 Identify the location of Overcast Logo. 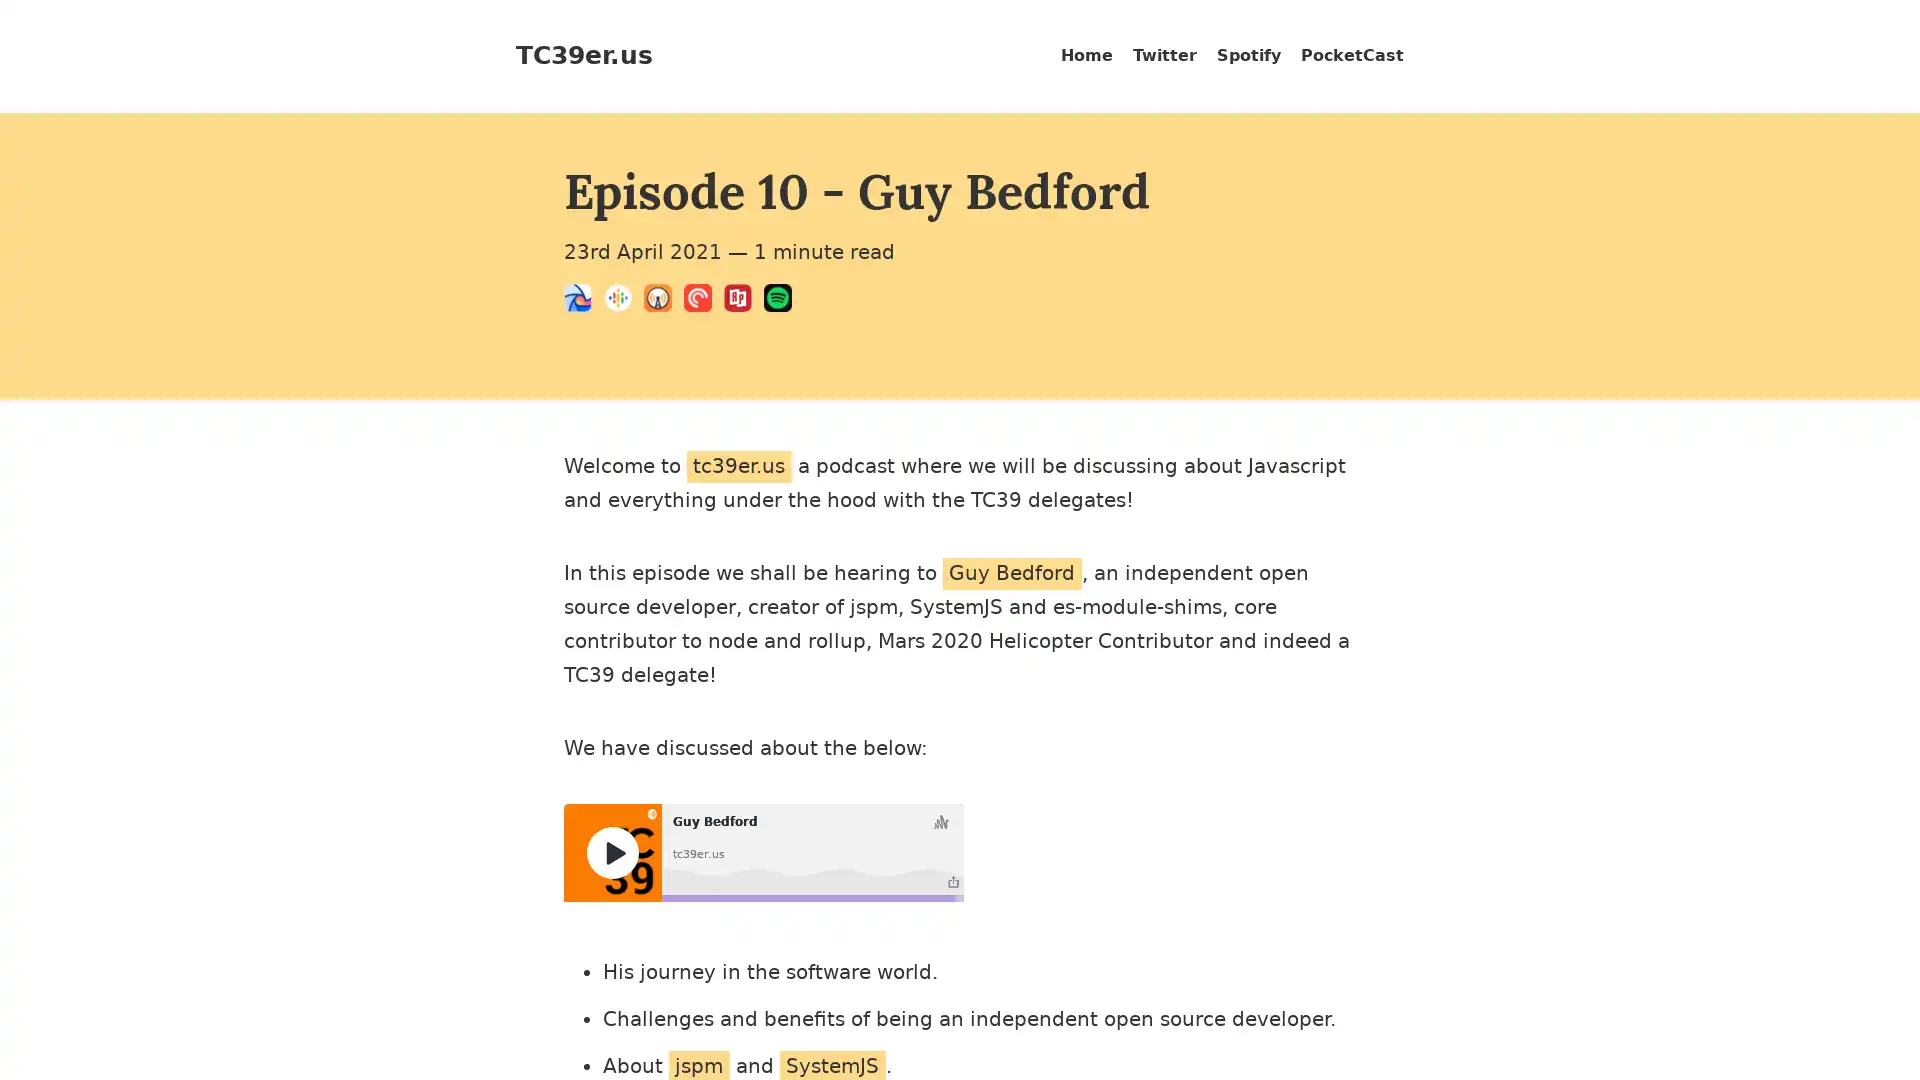
(663, 301).